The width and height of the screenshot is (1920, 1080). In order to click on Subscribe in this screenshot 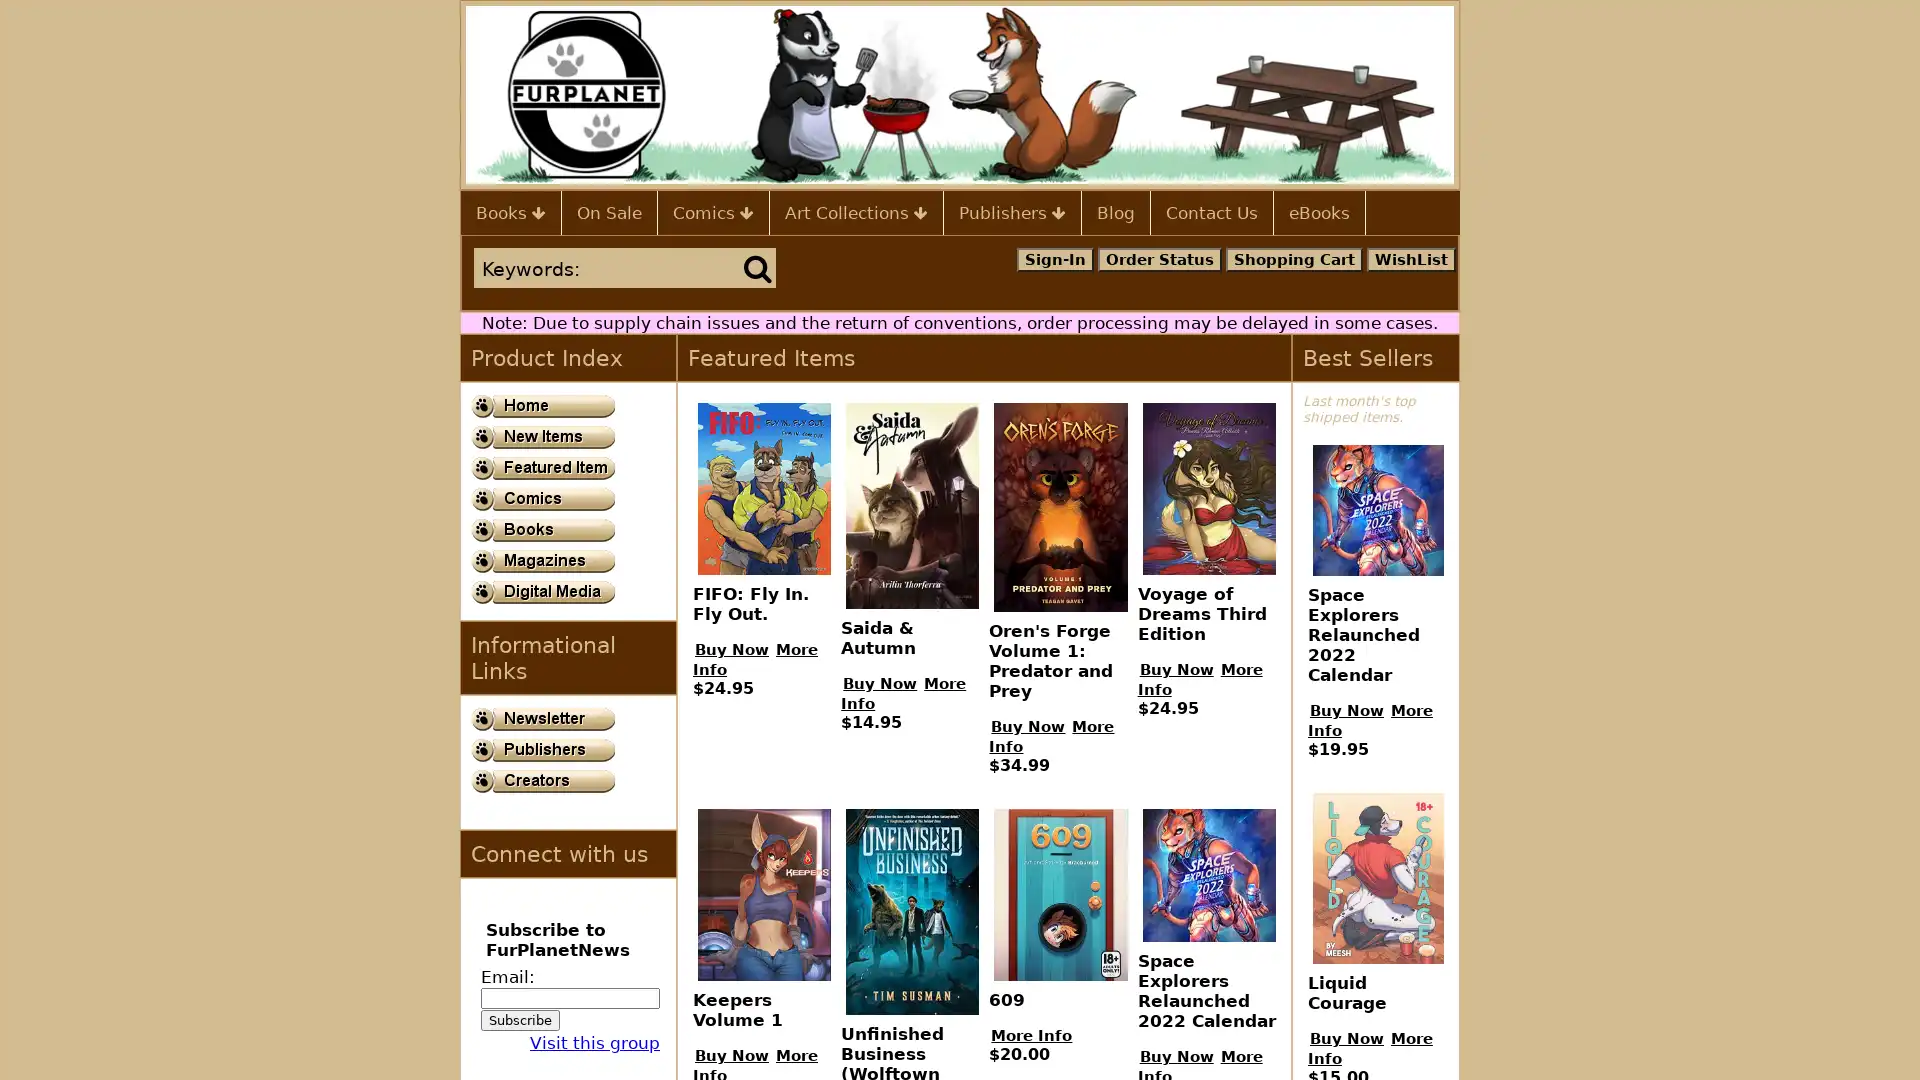, I will do `click(520, 1019)`.